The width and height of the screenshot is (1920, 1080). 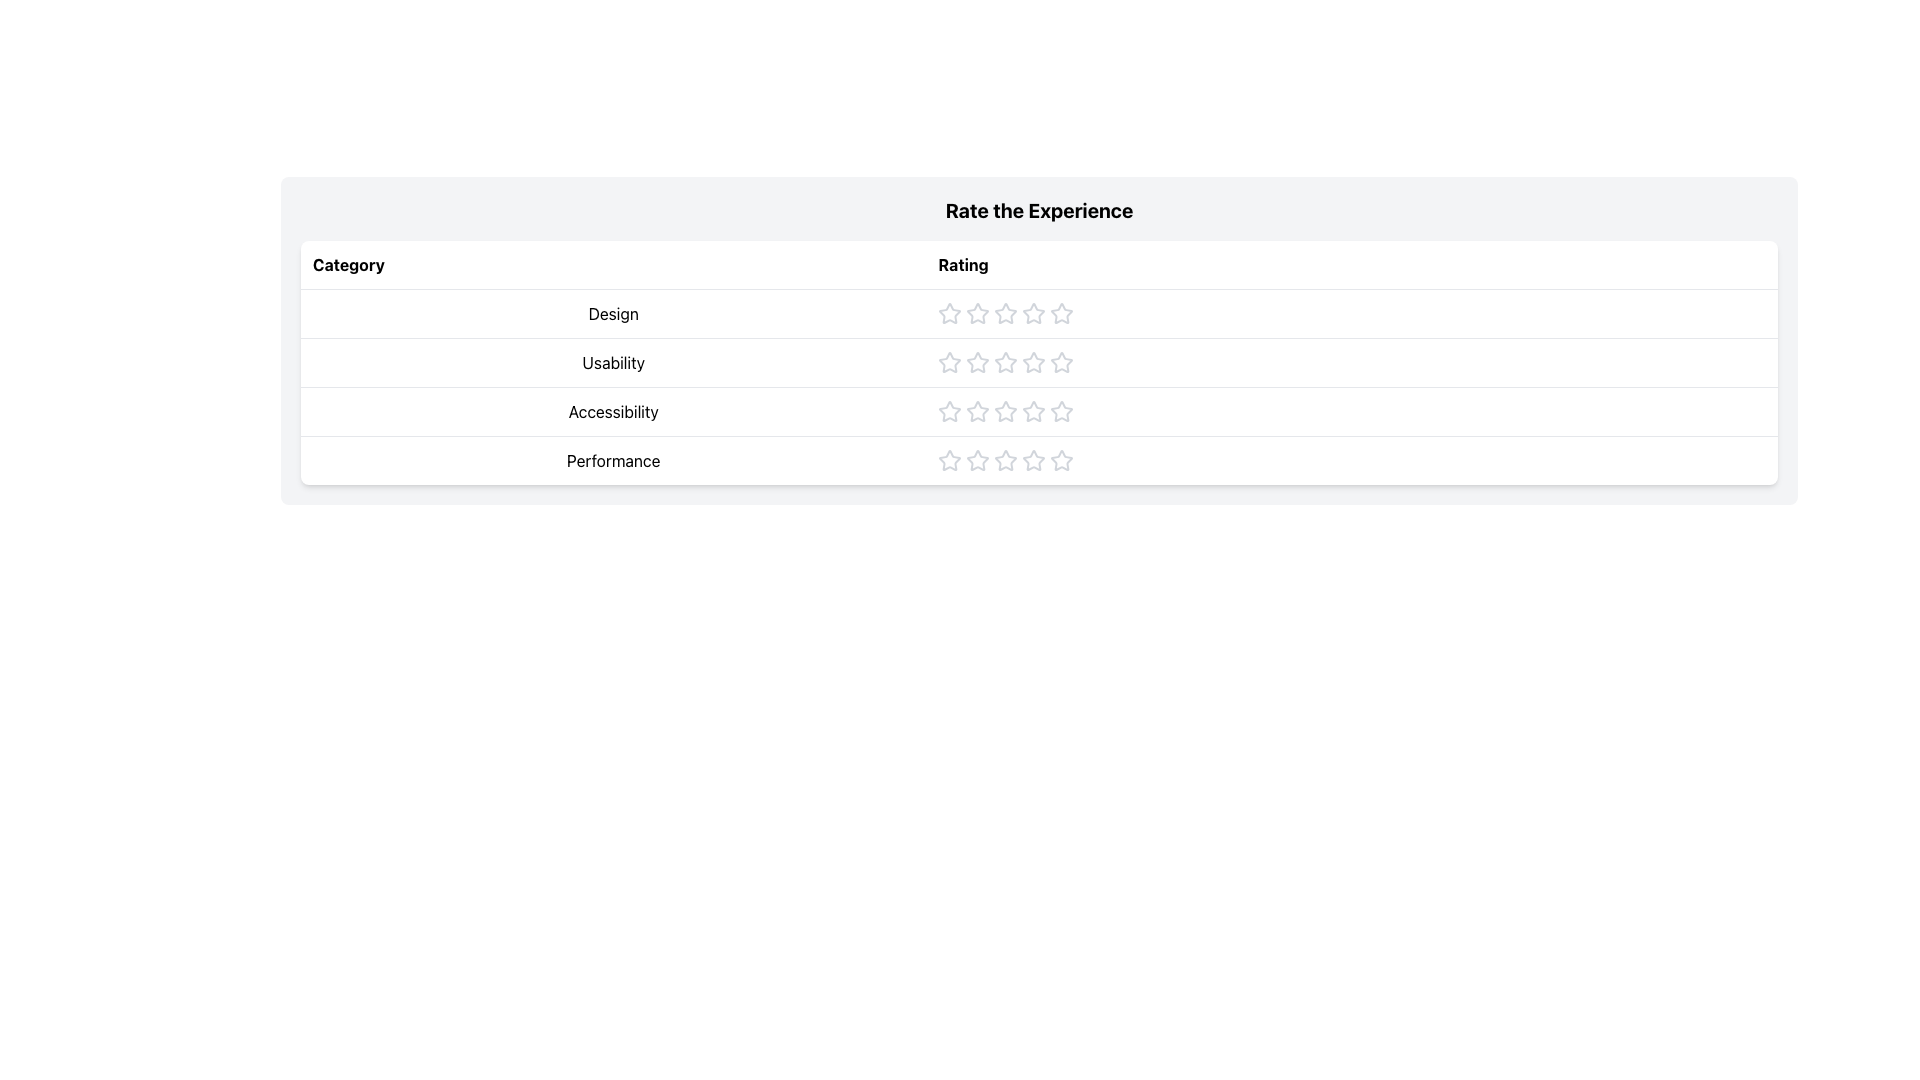 What do you see at coordinates (1352, 411) in the screenshot?
I see `the individual star icons in the Rating Row for the 'Accessibility' category, located in the table under the 'Rate the Experience' section` at bounding box center [1352, 411].